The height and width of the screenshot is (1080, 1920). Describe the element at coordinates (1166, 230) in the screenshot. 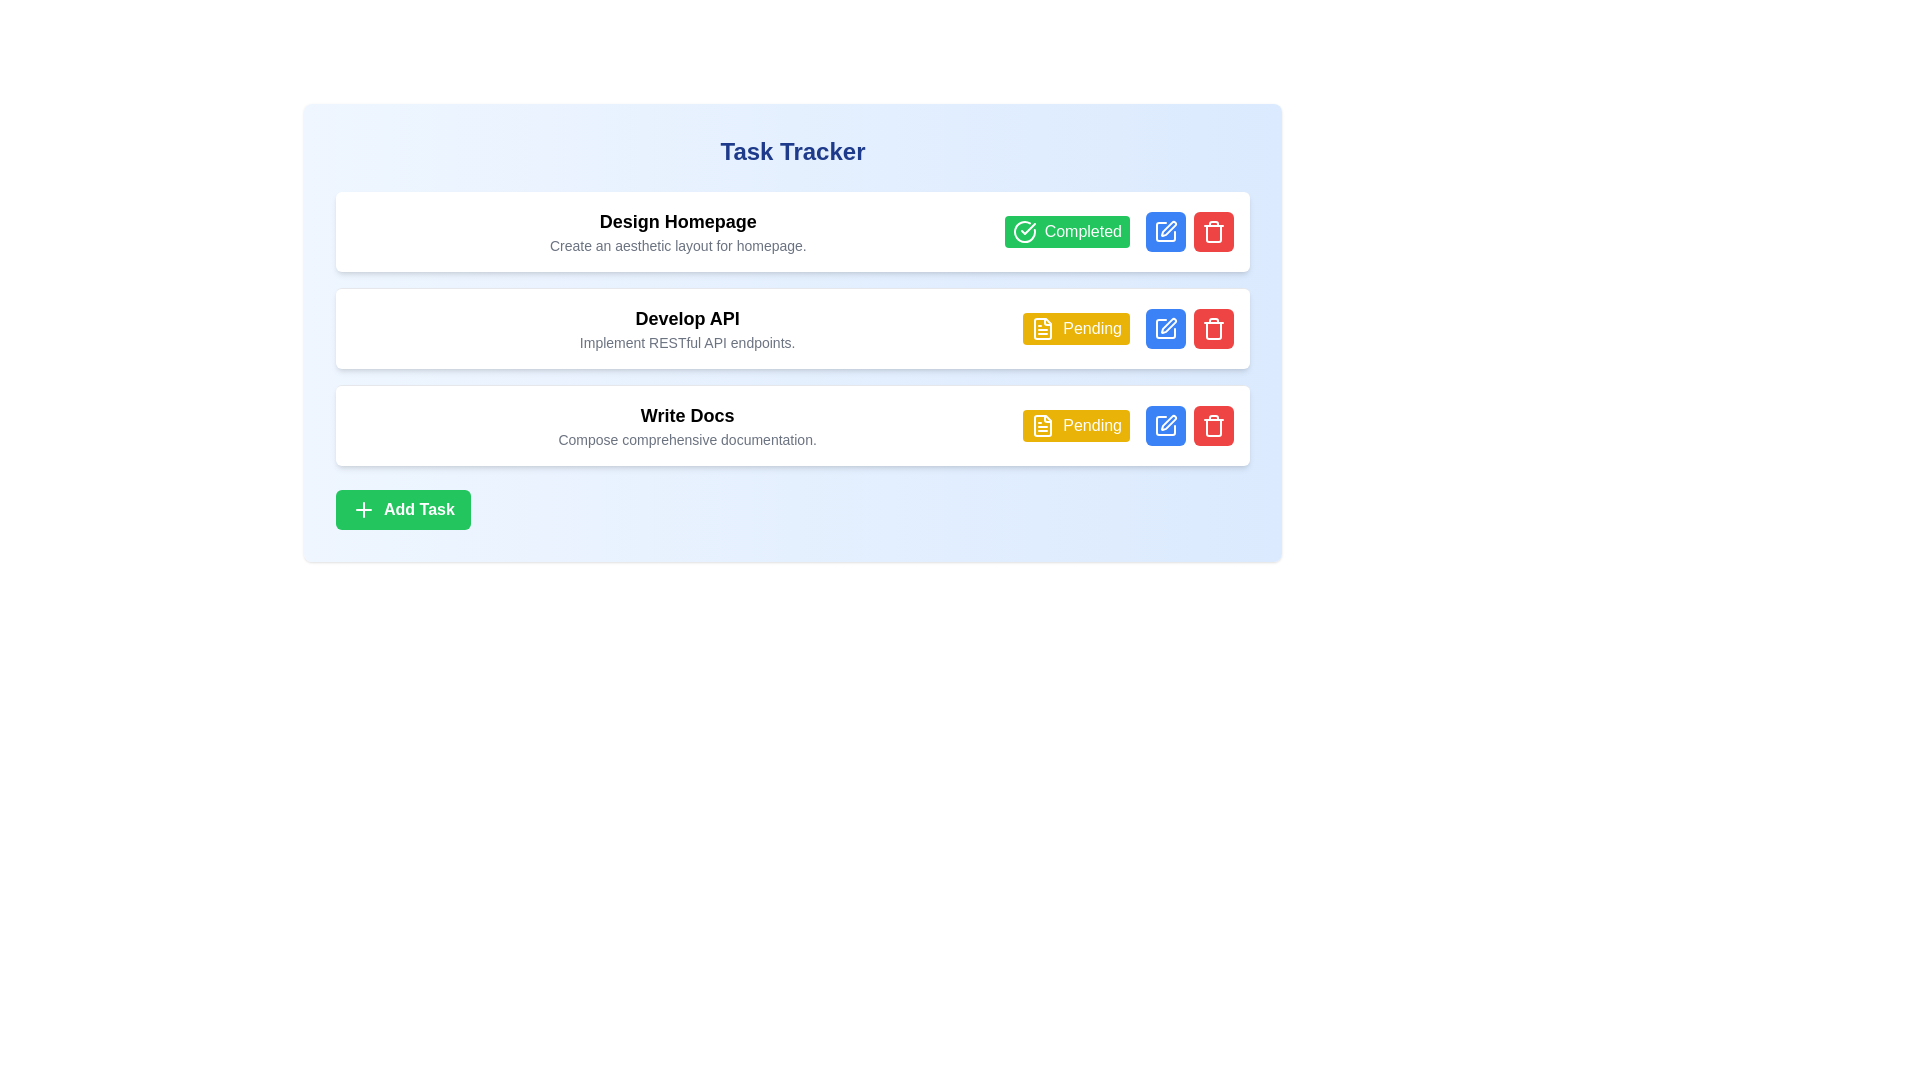

I see `the edit icon within the blue button located on the same row as the 'Design Homepage' task item to enter edit mode` at that location.